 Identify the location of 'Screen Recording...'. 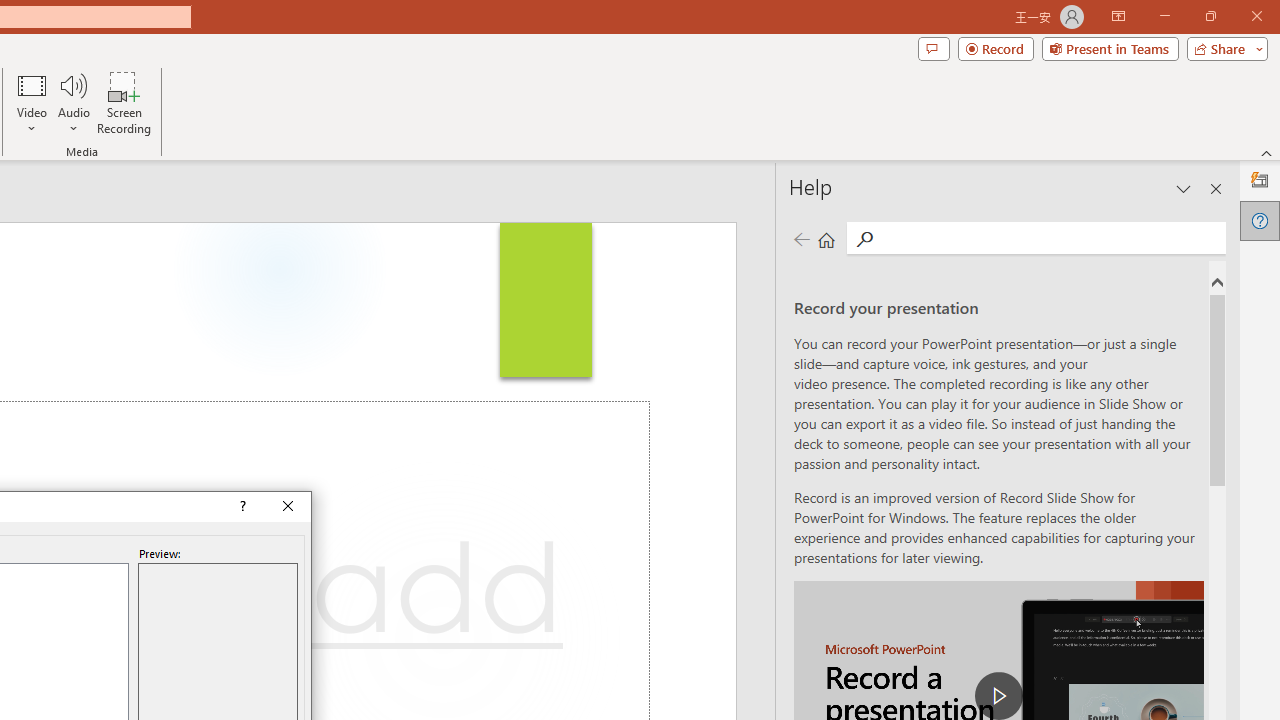
(123, 103).